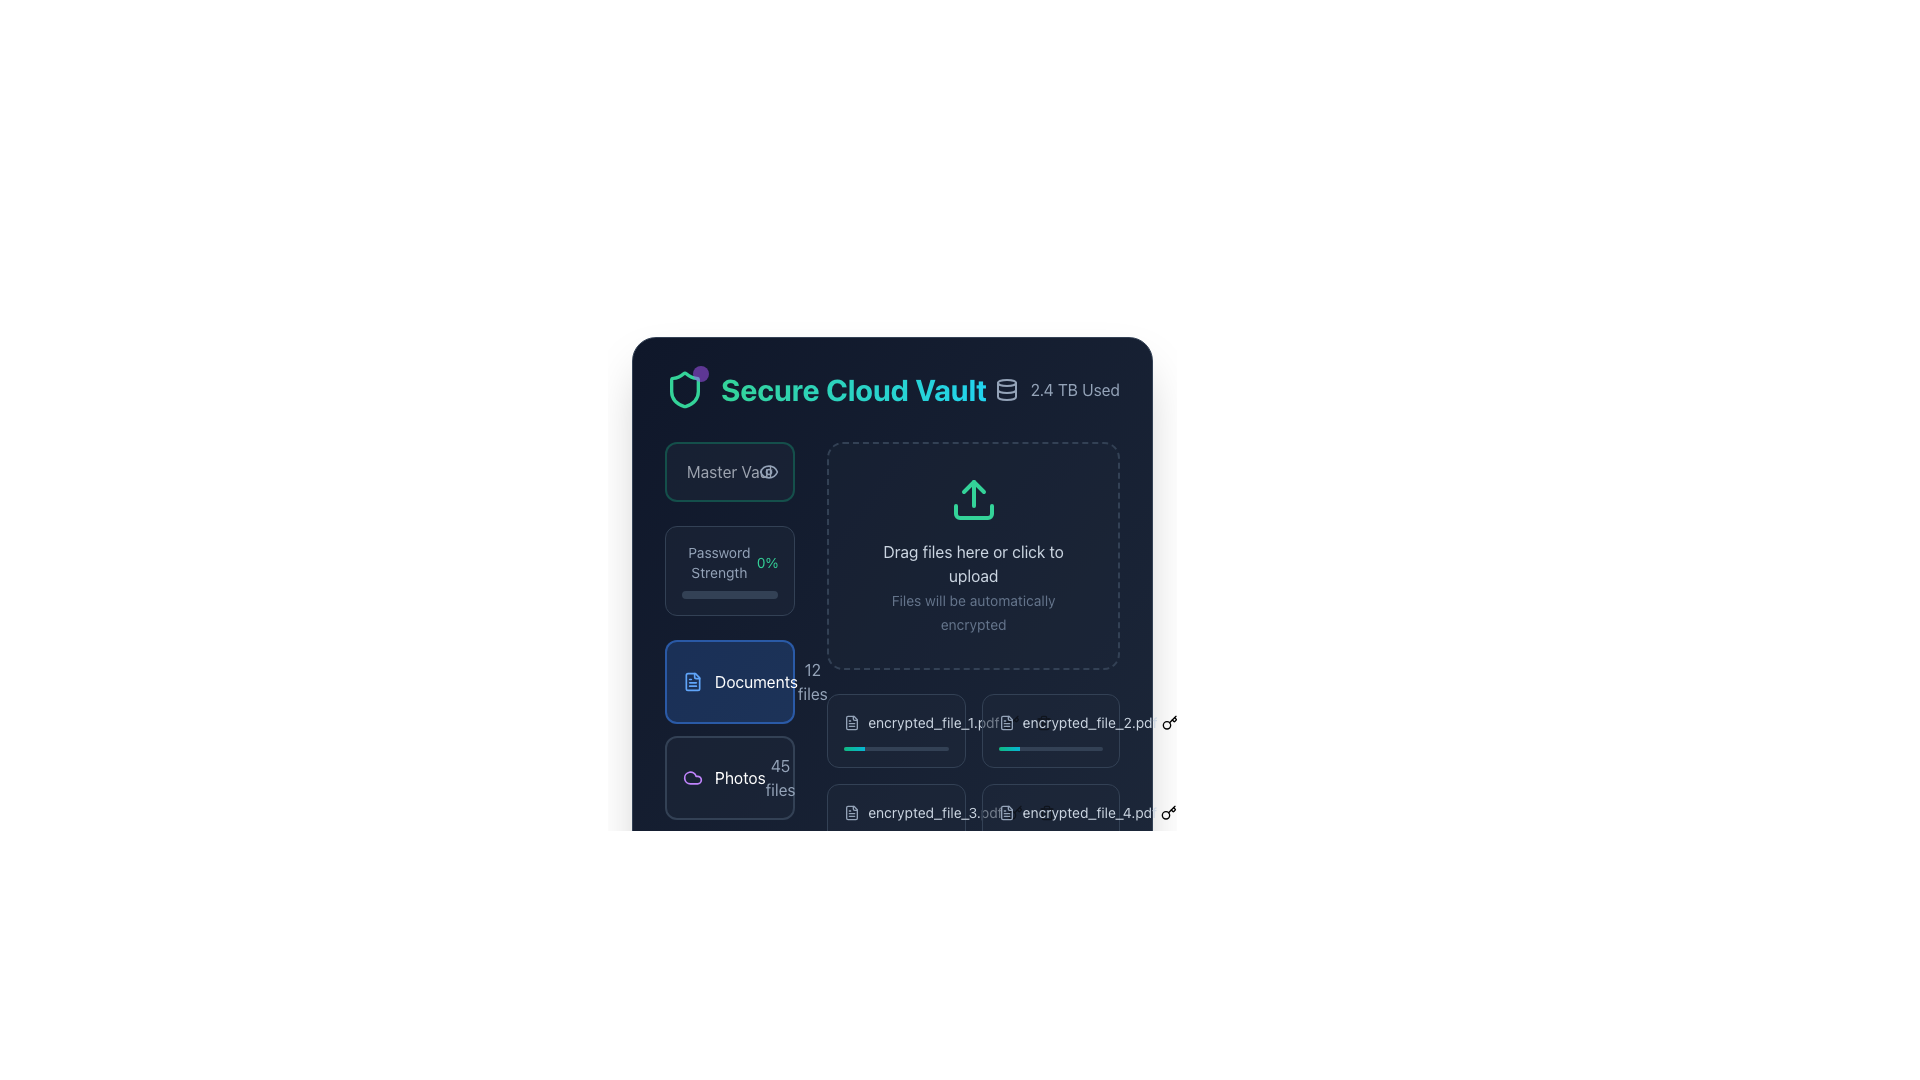 This screenshot has width=1920, height=1080. What do you see at coordinates (723, 777) in the screenshot?
I see `the text label 'photos' accompanied by a purple cloud icon, which is located below the 'Documents' section and grouped with the descriptor '45 files'` at bounding box center [723, 777].